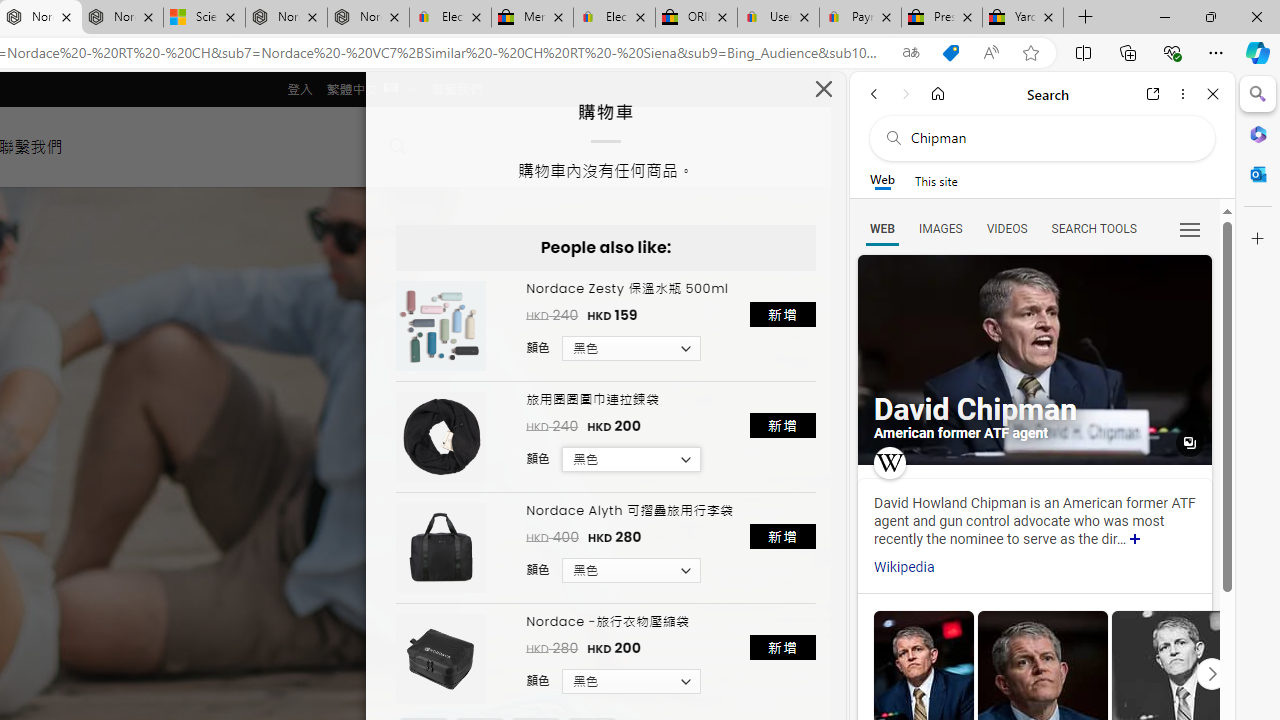 Image resolution: width=1280 pixels, height=720 pixels. Describe the element at coordinates (1006, 227) in the screenshot. I see `'Search Filter, VIDEOS'` at that location.